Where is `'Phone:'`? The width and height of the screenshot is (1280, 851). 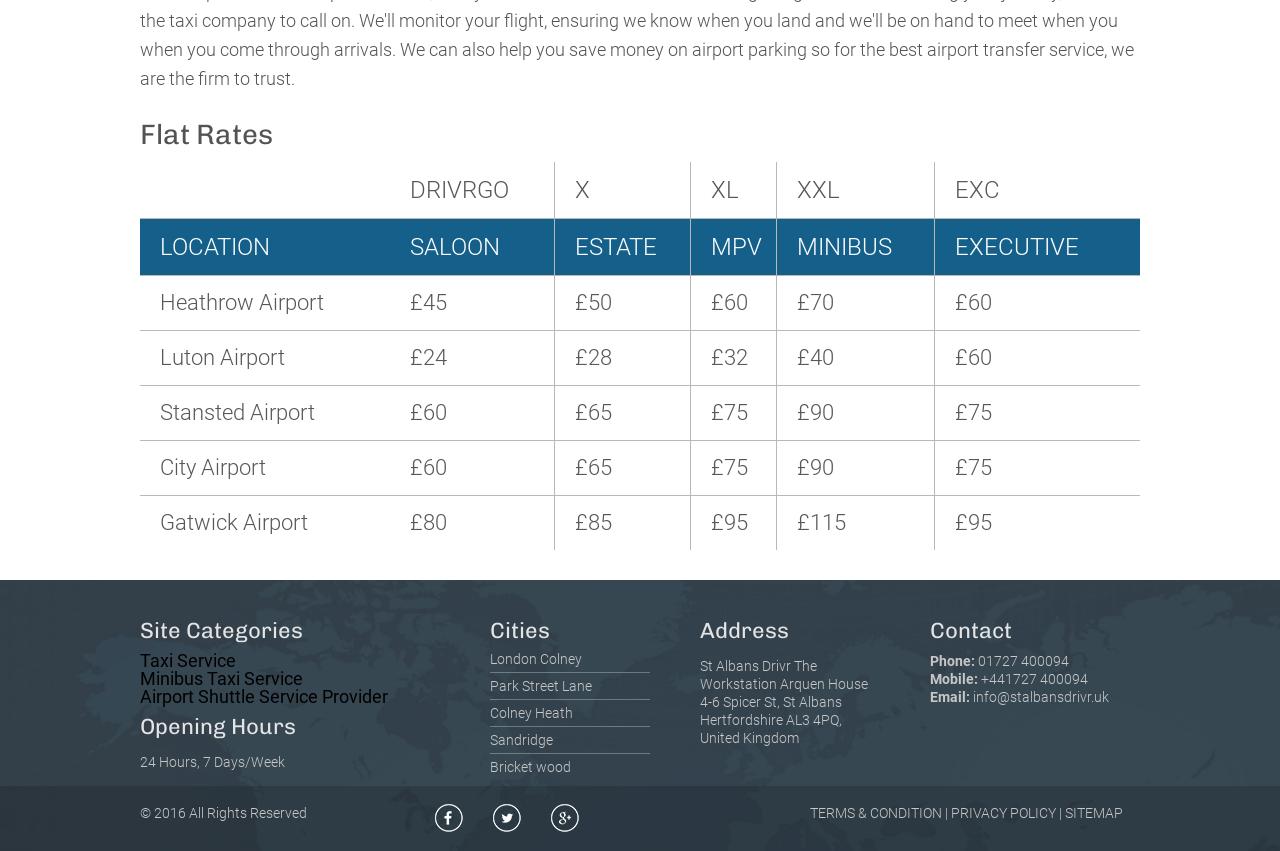 'Phone:' is located at coordinates (951, 660).